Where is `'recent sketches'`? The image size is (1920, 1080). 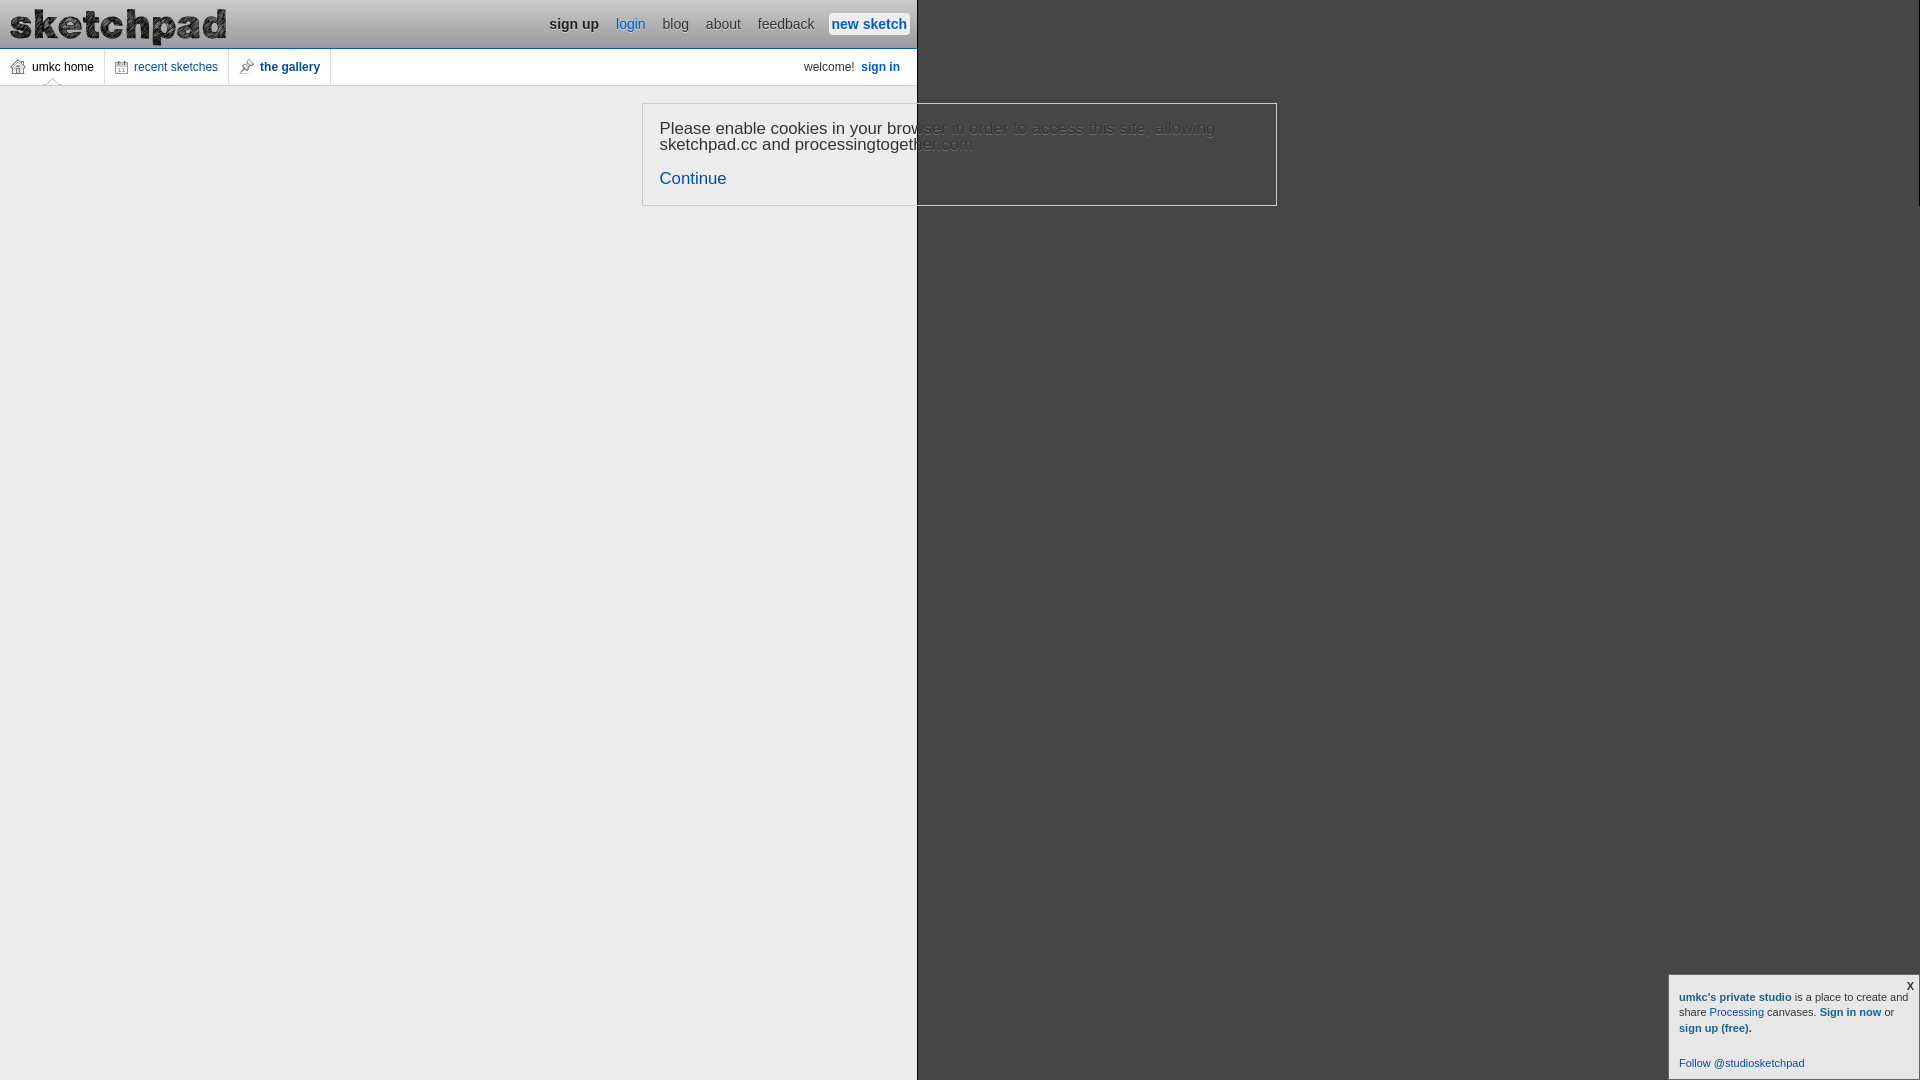
'recent sketches' is located at coordinates (167, 65).